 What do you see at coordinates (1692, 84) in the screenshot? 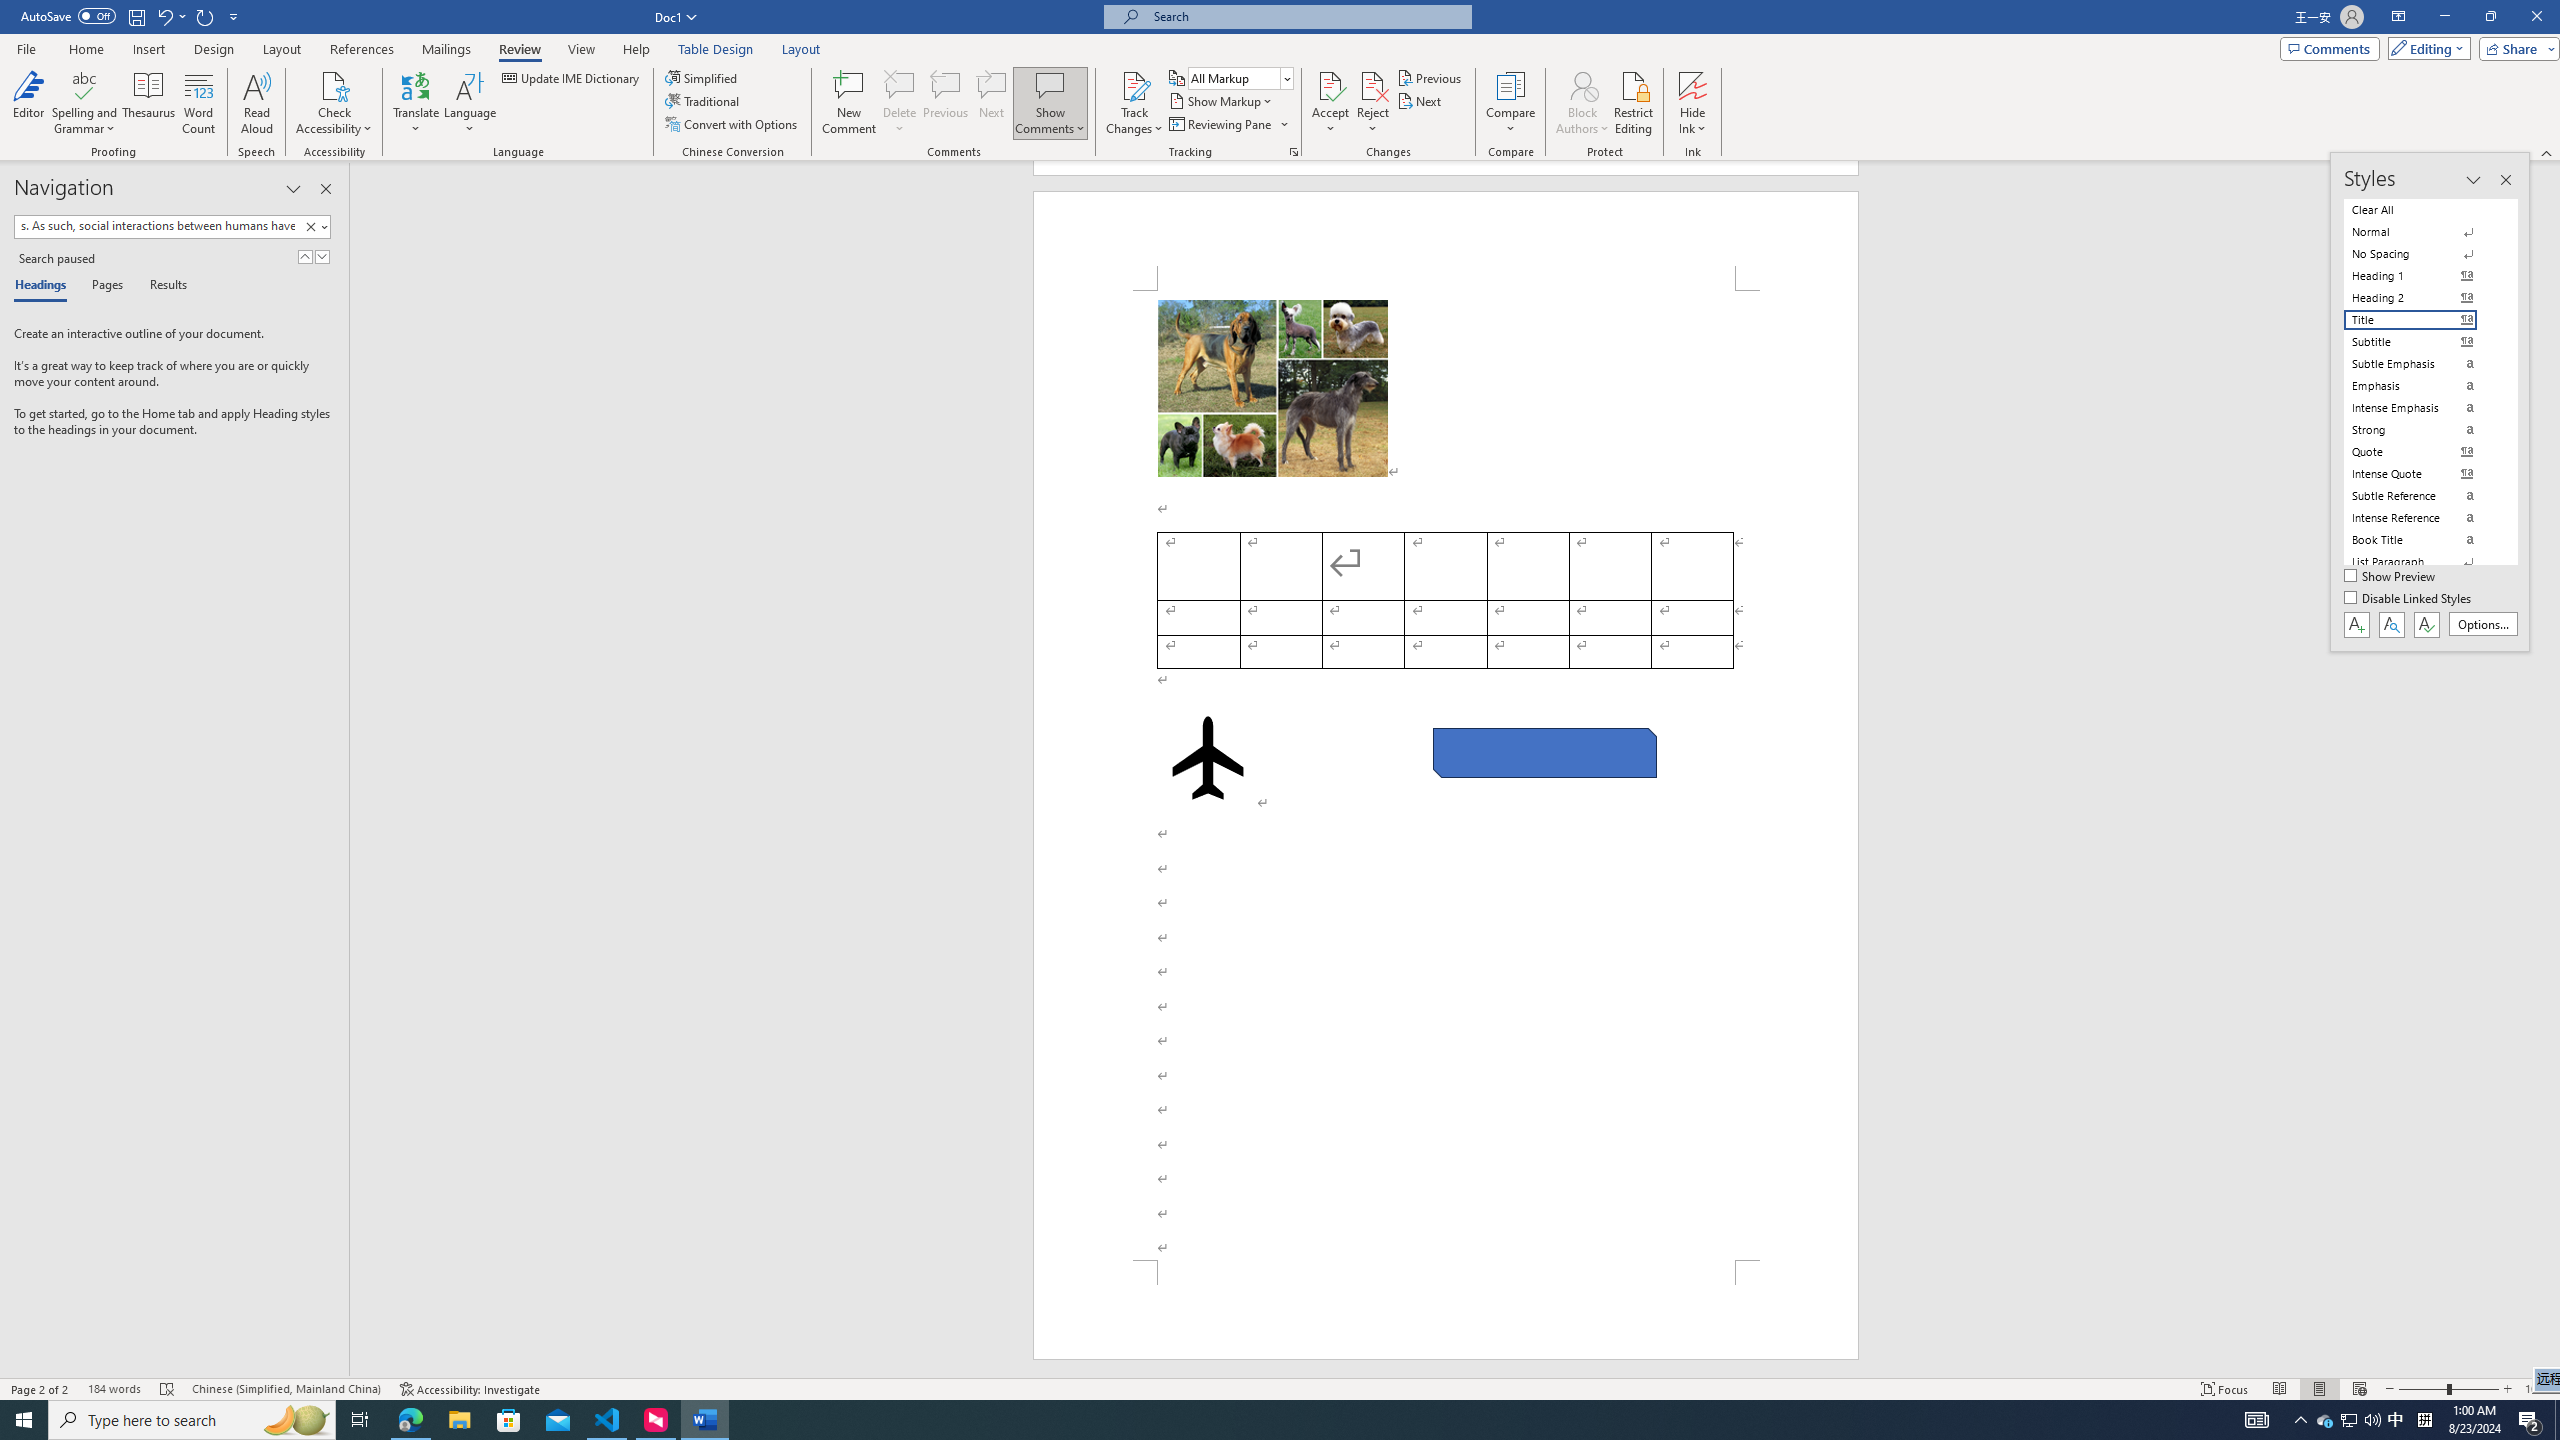
I see `'Hide Ink'` at bounding box center [1692, 84].